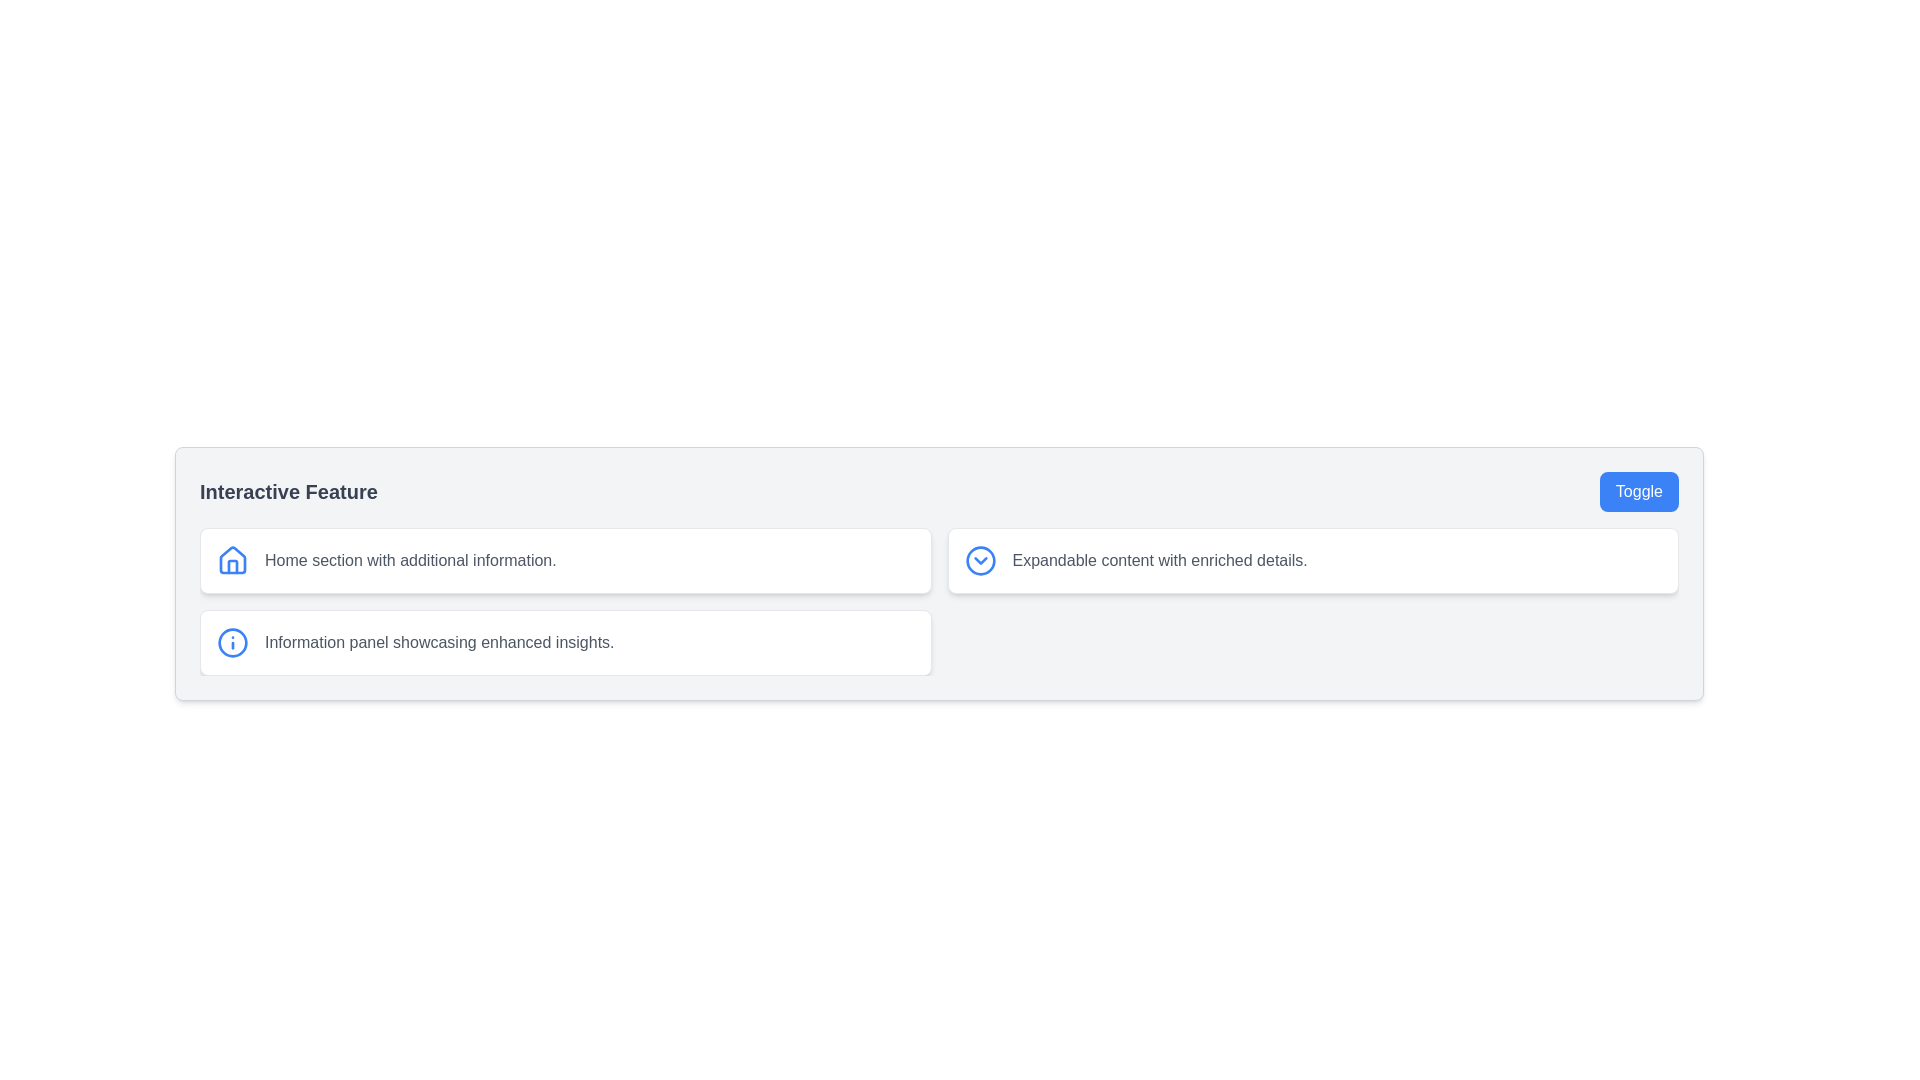 The image size is (1920, 1080). What do you see at coordinates (564, 643) in the screenshot?
I see `the third information card located in the lower-left corner of the grid` at bounding box center [564, 643].